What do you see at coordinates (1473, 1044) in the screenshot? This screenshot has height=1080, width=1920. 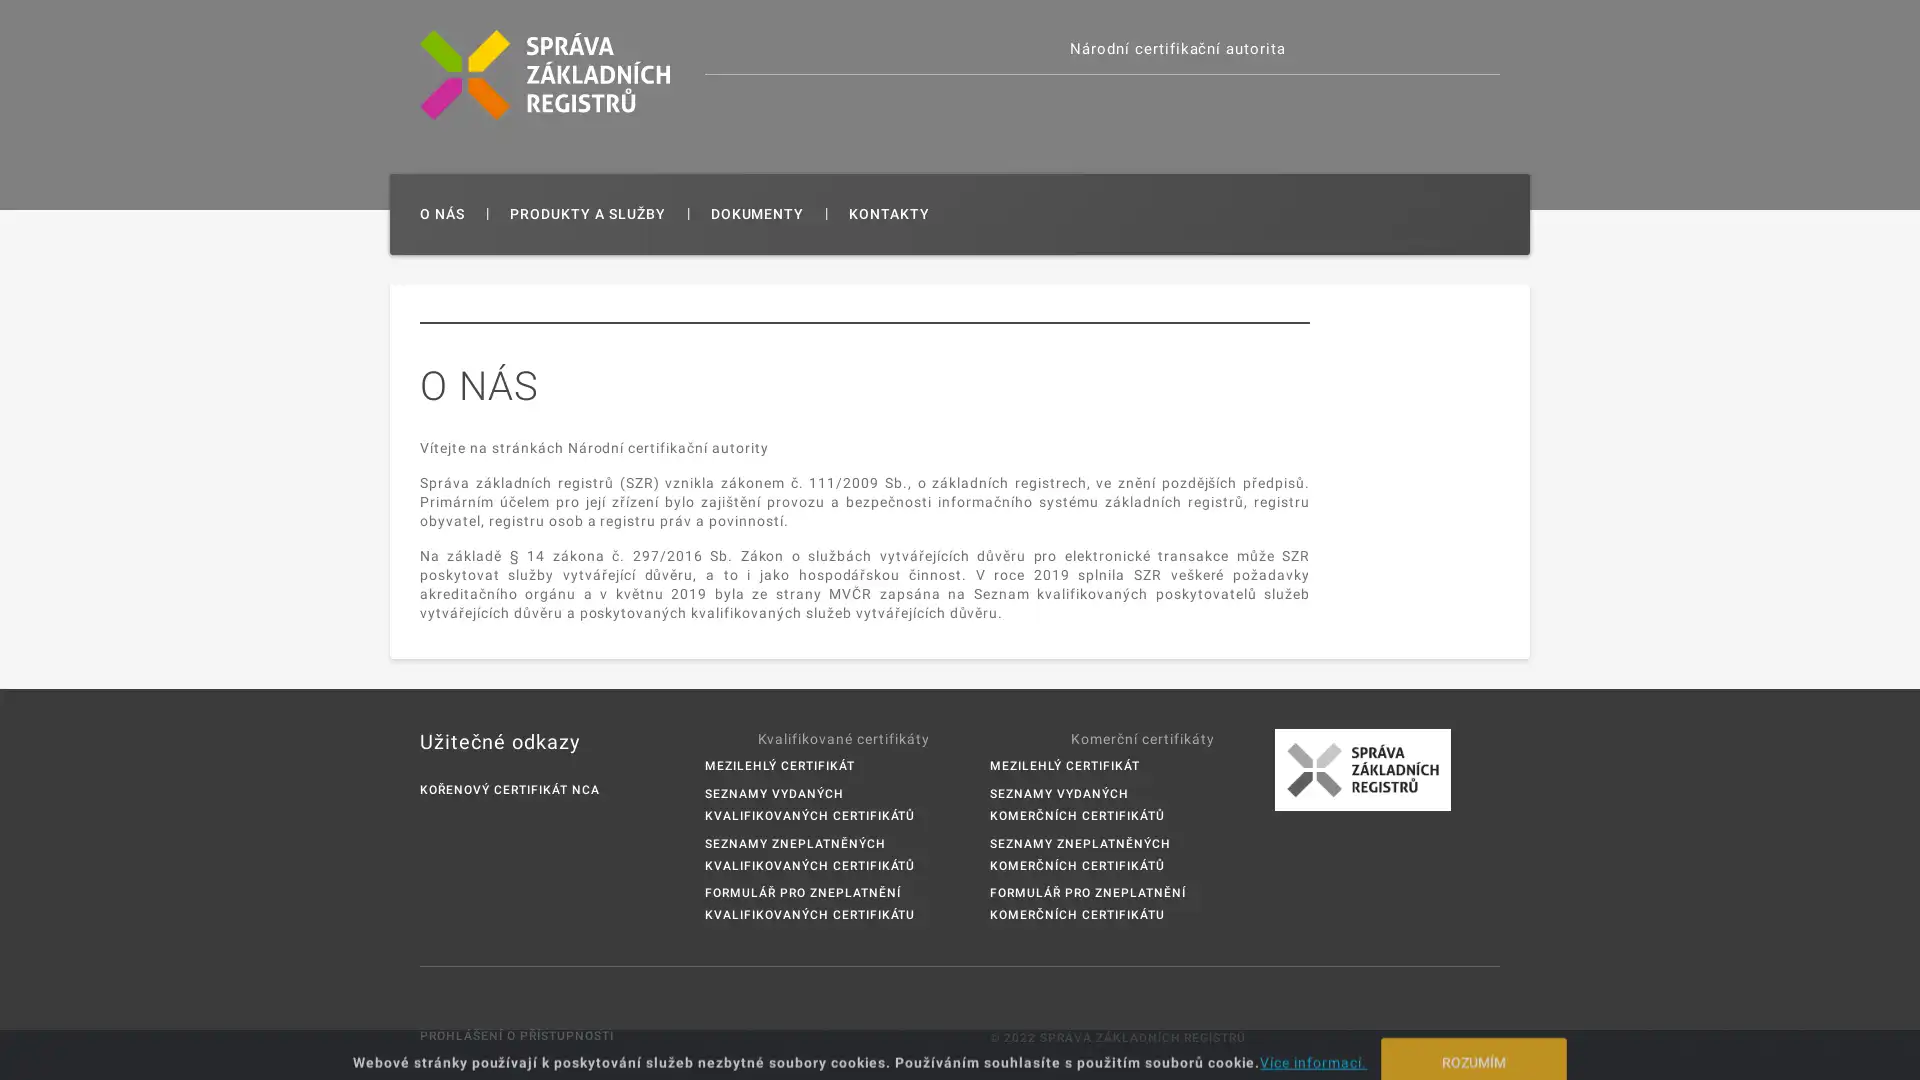 I see `ROZUMIM` at bounding box center [1473, 1044].